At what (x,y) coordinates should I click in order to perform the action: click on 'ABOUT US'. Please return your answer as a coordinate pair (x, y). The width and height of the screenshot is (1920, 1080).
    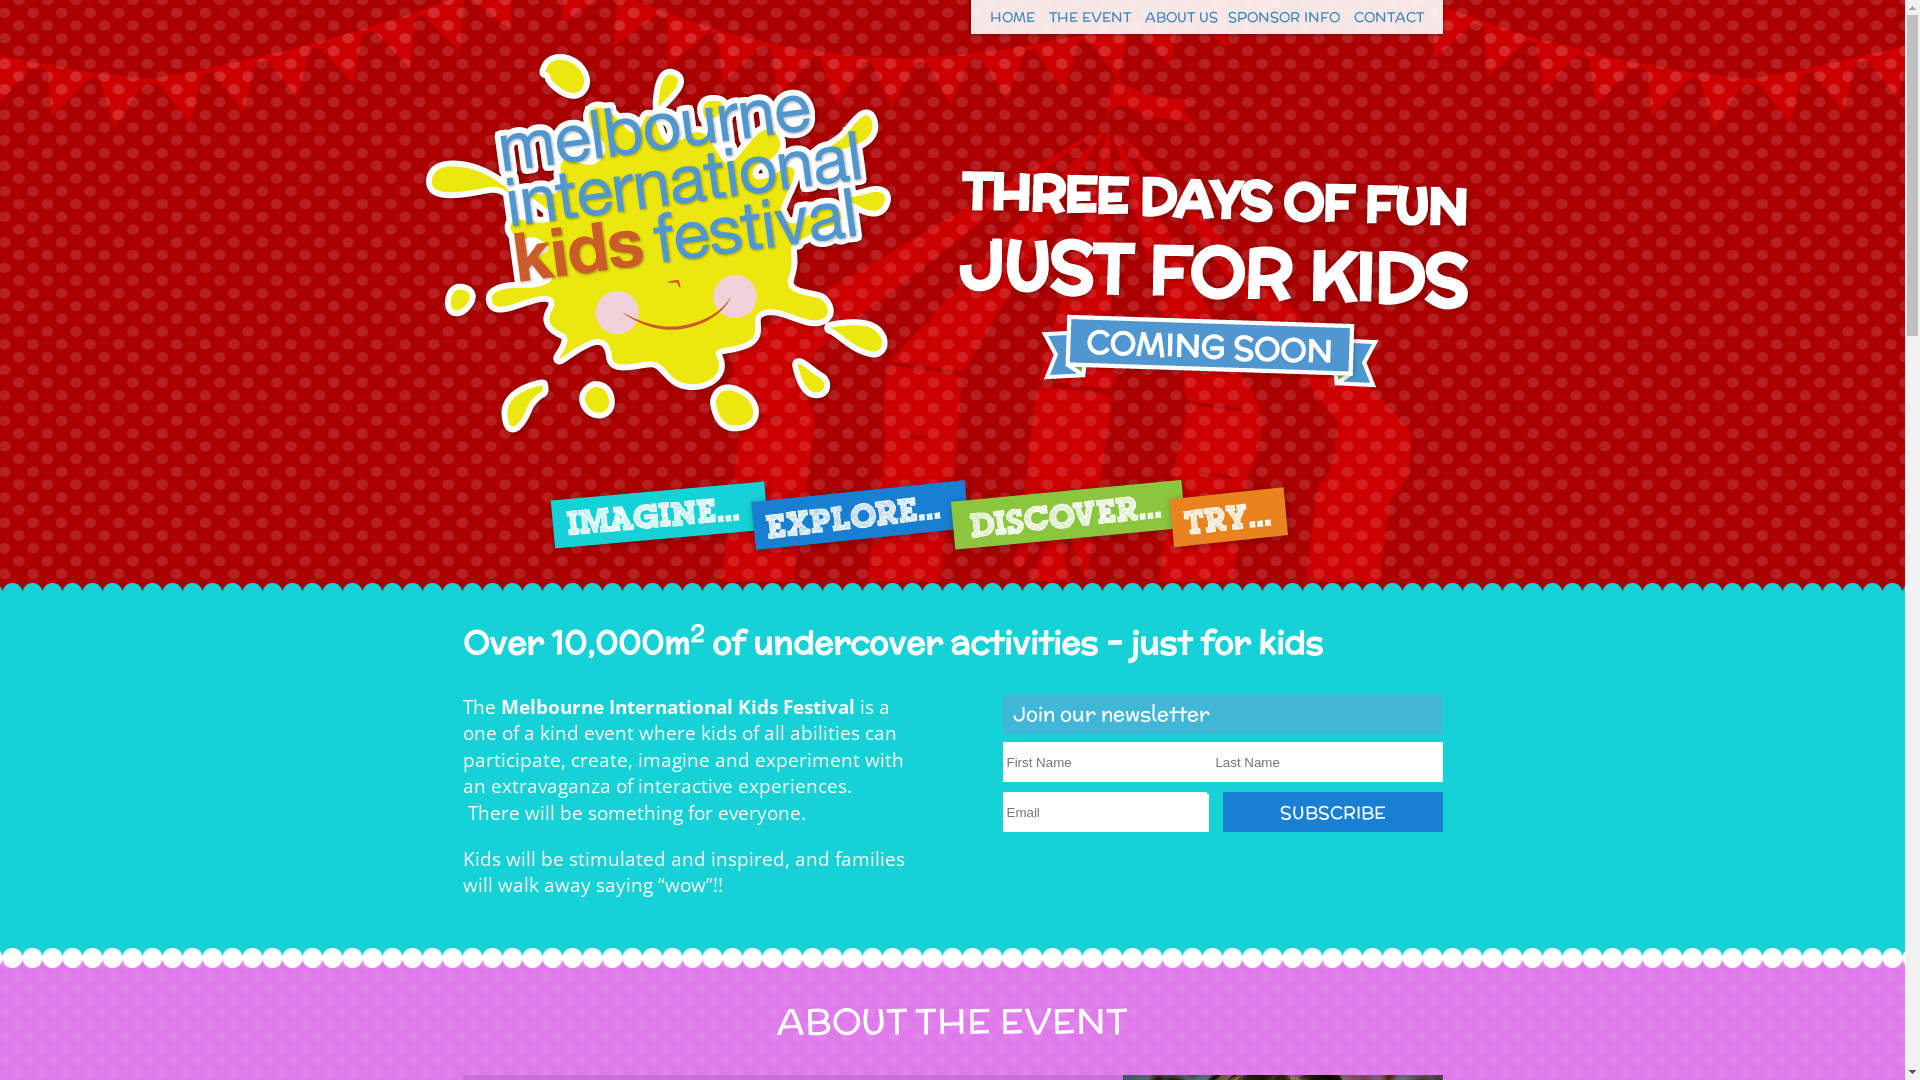
    Looking at the image, I should click on (1180, 16).